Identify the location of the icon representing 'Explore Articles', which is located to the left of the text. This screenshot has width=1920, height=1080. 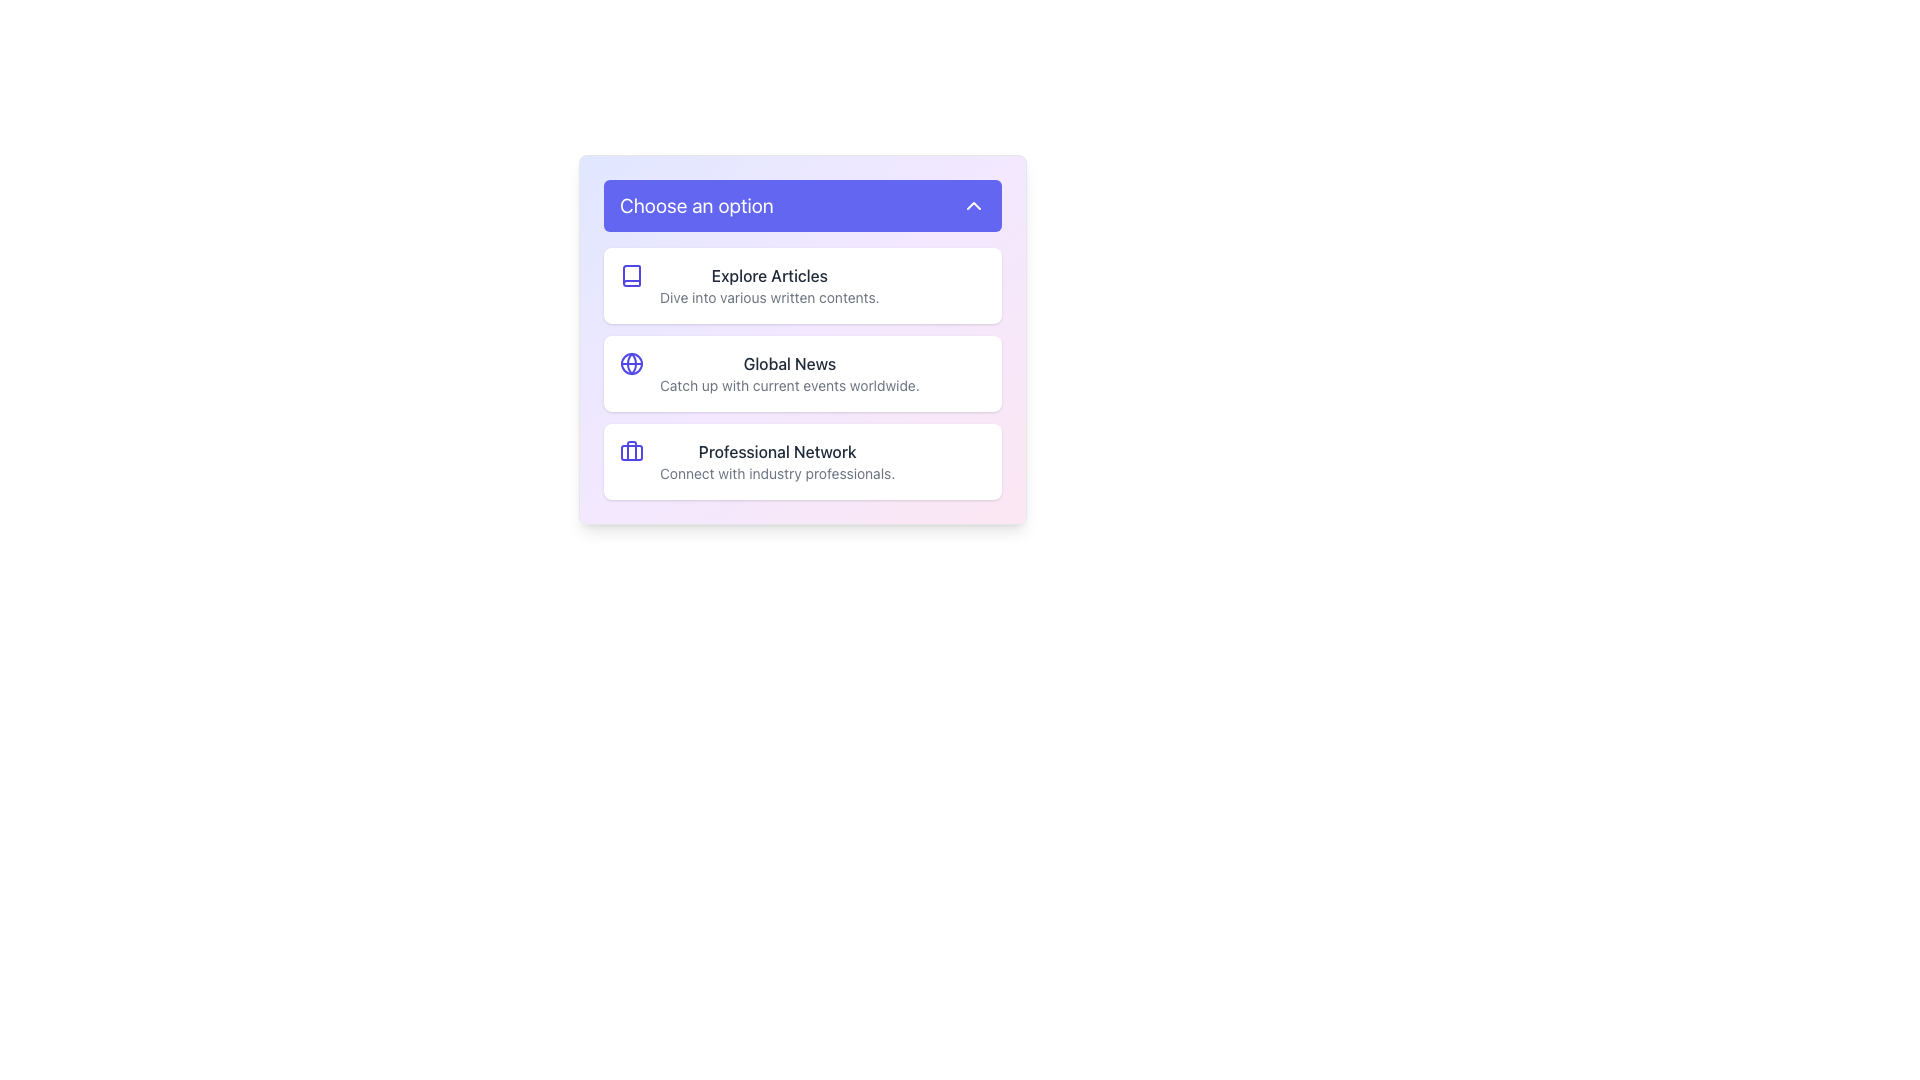
(631, 276).